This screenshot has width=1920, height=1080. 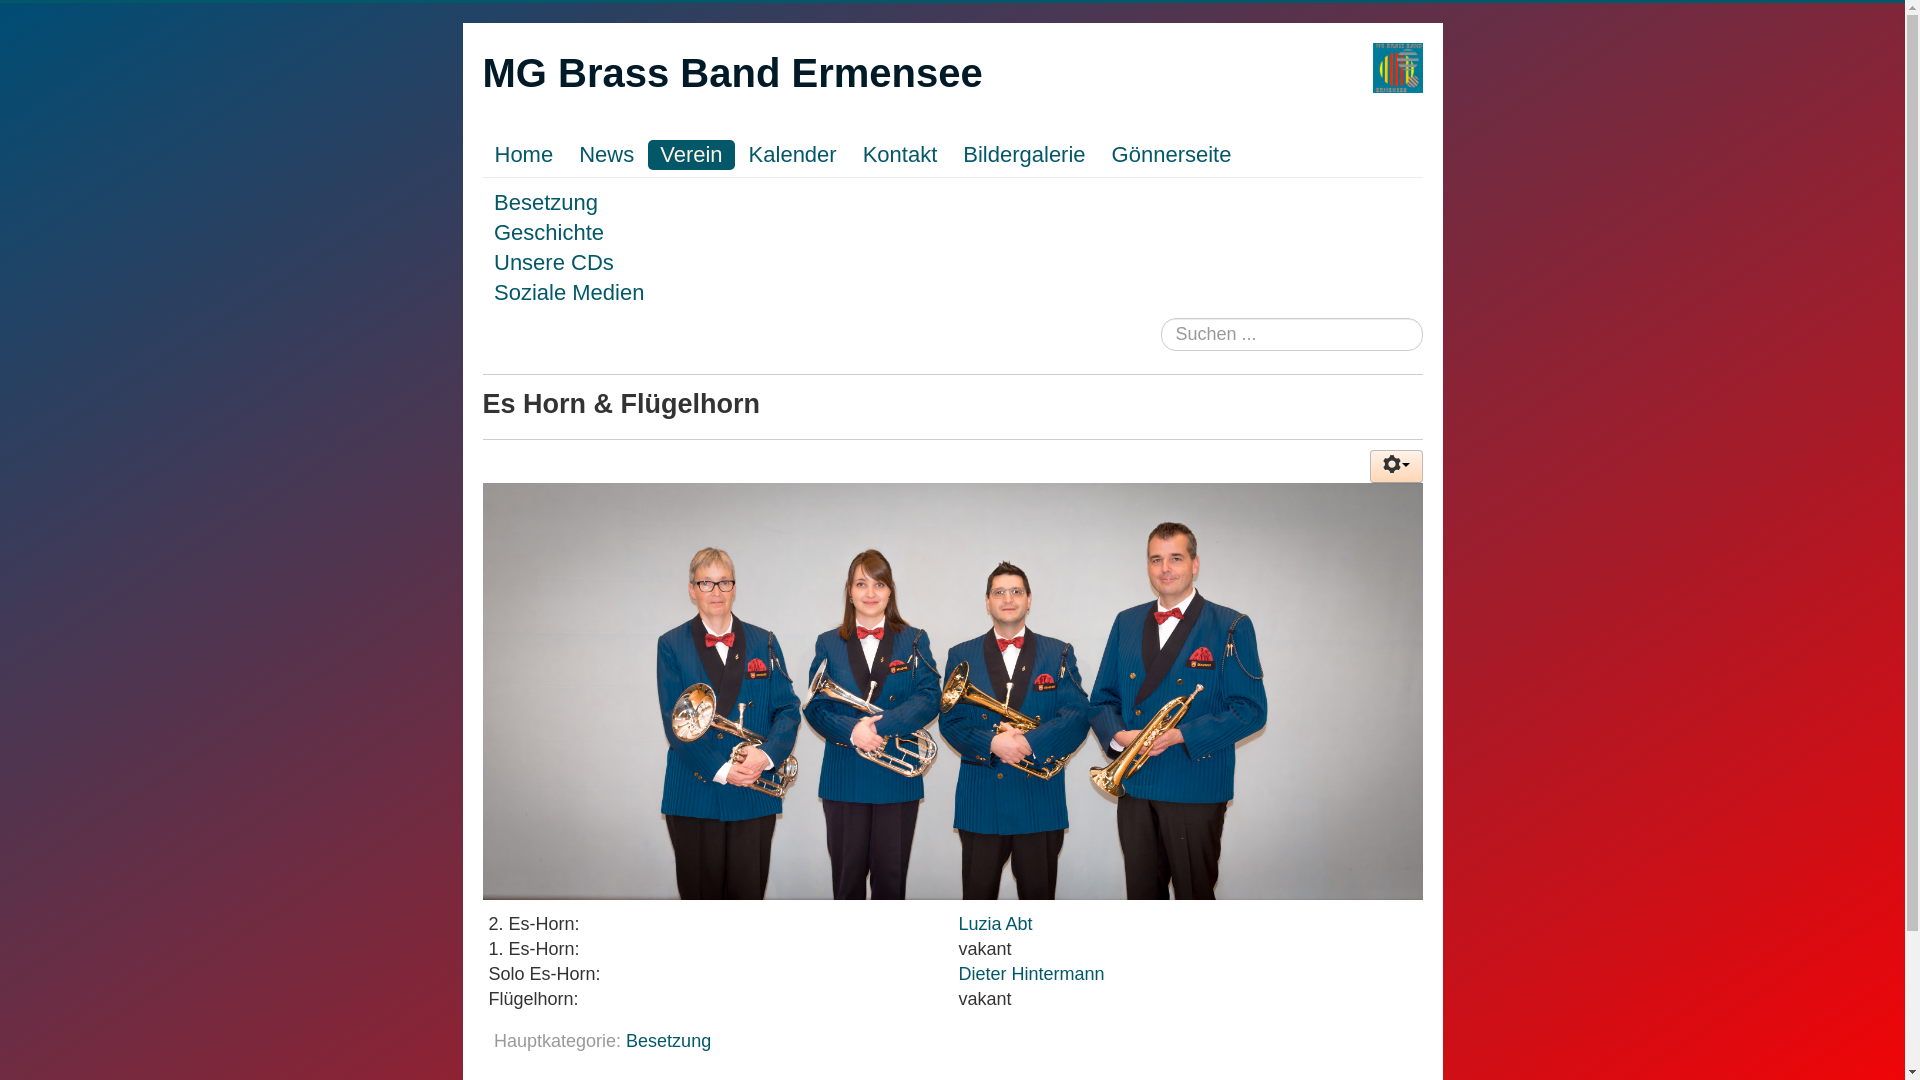 What do you see at coordinates (730, 72) in the screenshot?
I see `'MG Brass Band Ermensee'` at bounding box center [730, 72].